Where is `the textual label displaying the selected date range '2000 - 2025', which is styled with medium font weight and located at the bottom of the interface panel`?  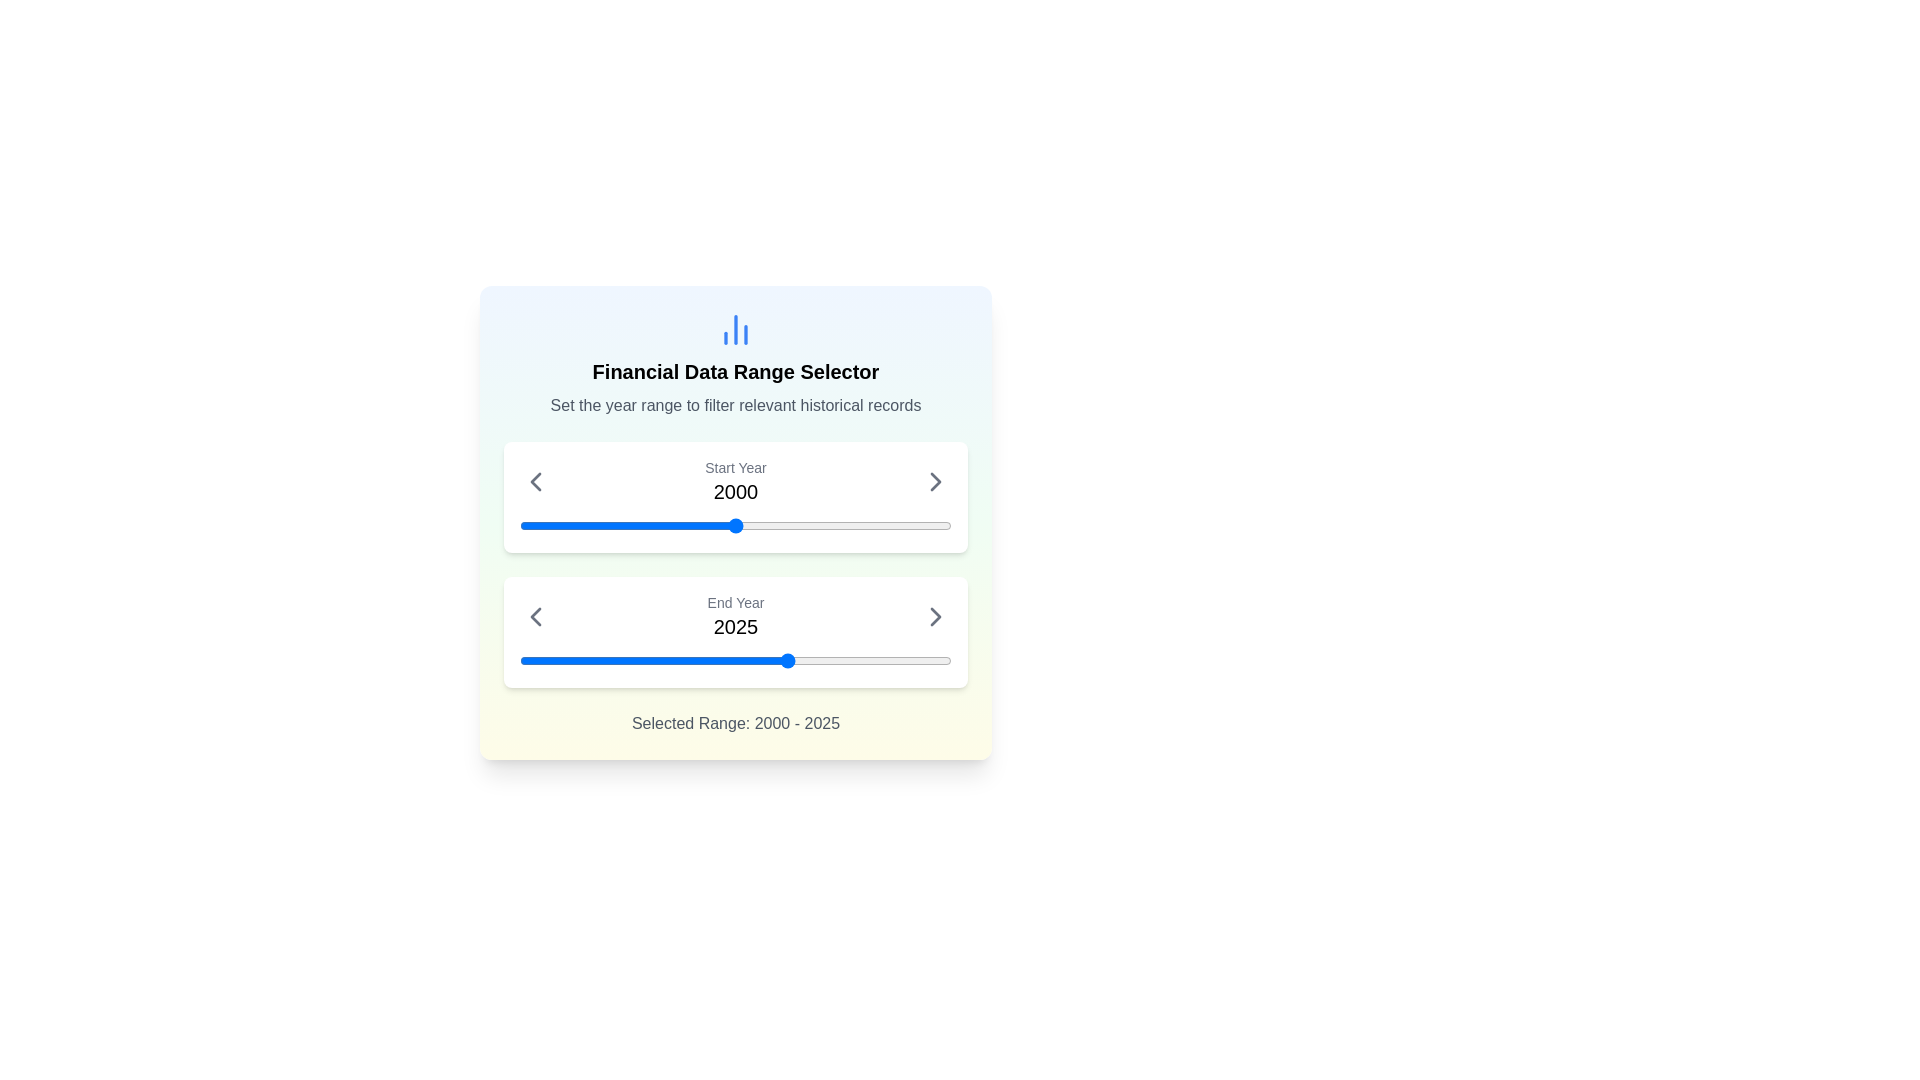
the textual label displaying the selected date range '2000 - 2025', which is styled with medium font weight and located at the bottom of the interface panel is located at coordinates (796, 723).